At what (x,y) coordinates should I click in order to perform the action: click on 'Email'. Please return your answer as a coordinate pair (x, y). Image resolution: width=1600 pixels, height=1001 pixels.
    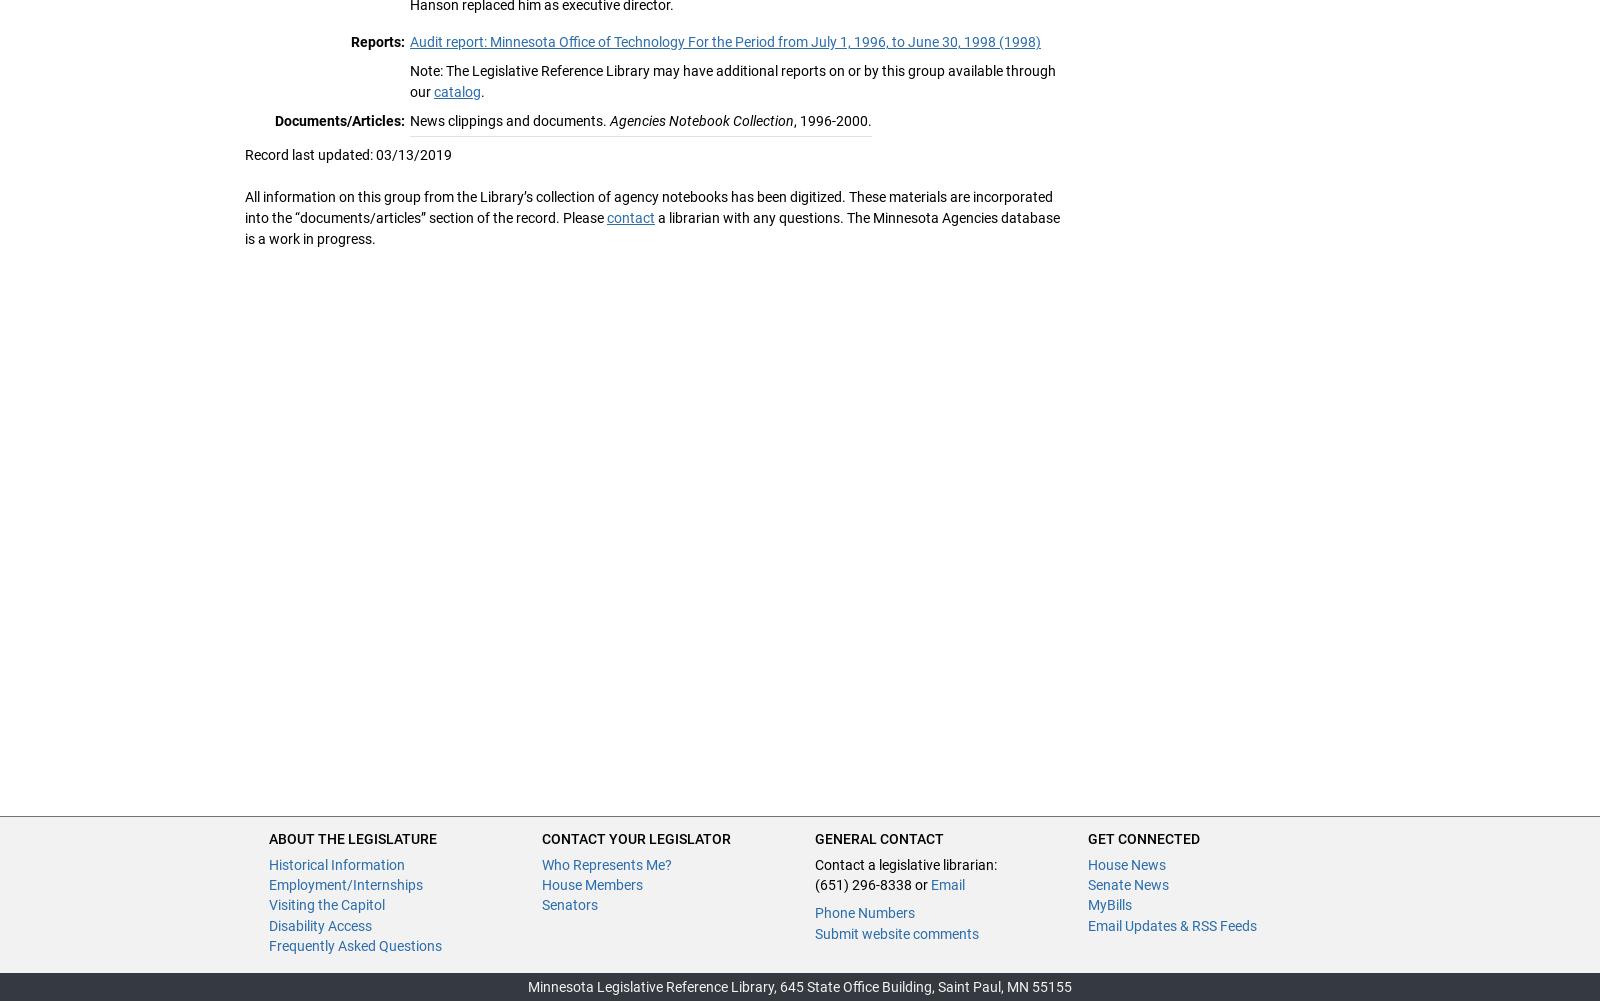
    Looking at the image, I should click on (930, 883).